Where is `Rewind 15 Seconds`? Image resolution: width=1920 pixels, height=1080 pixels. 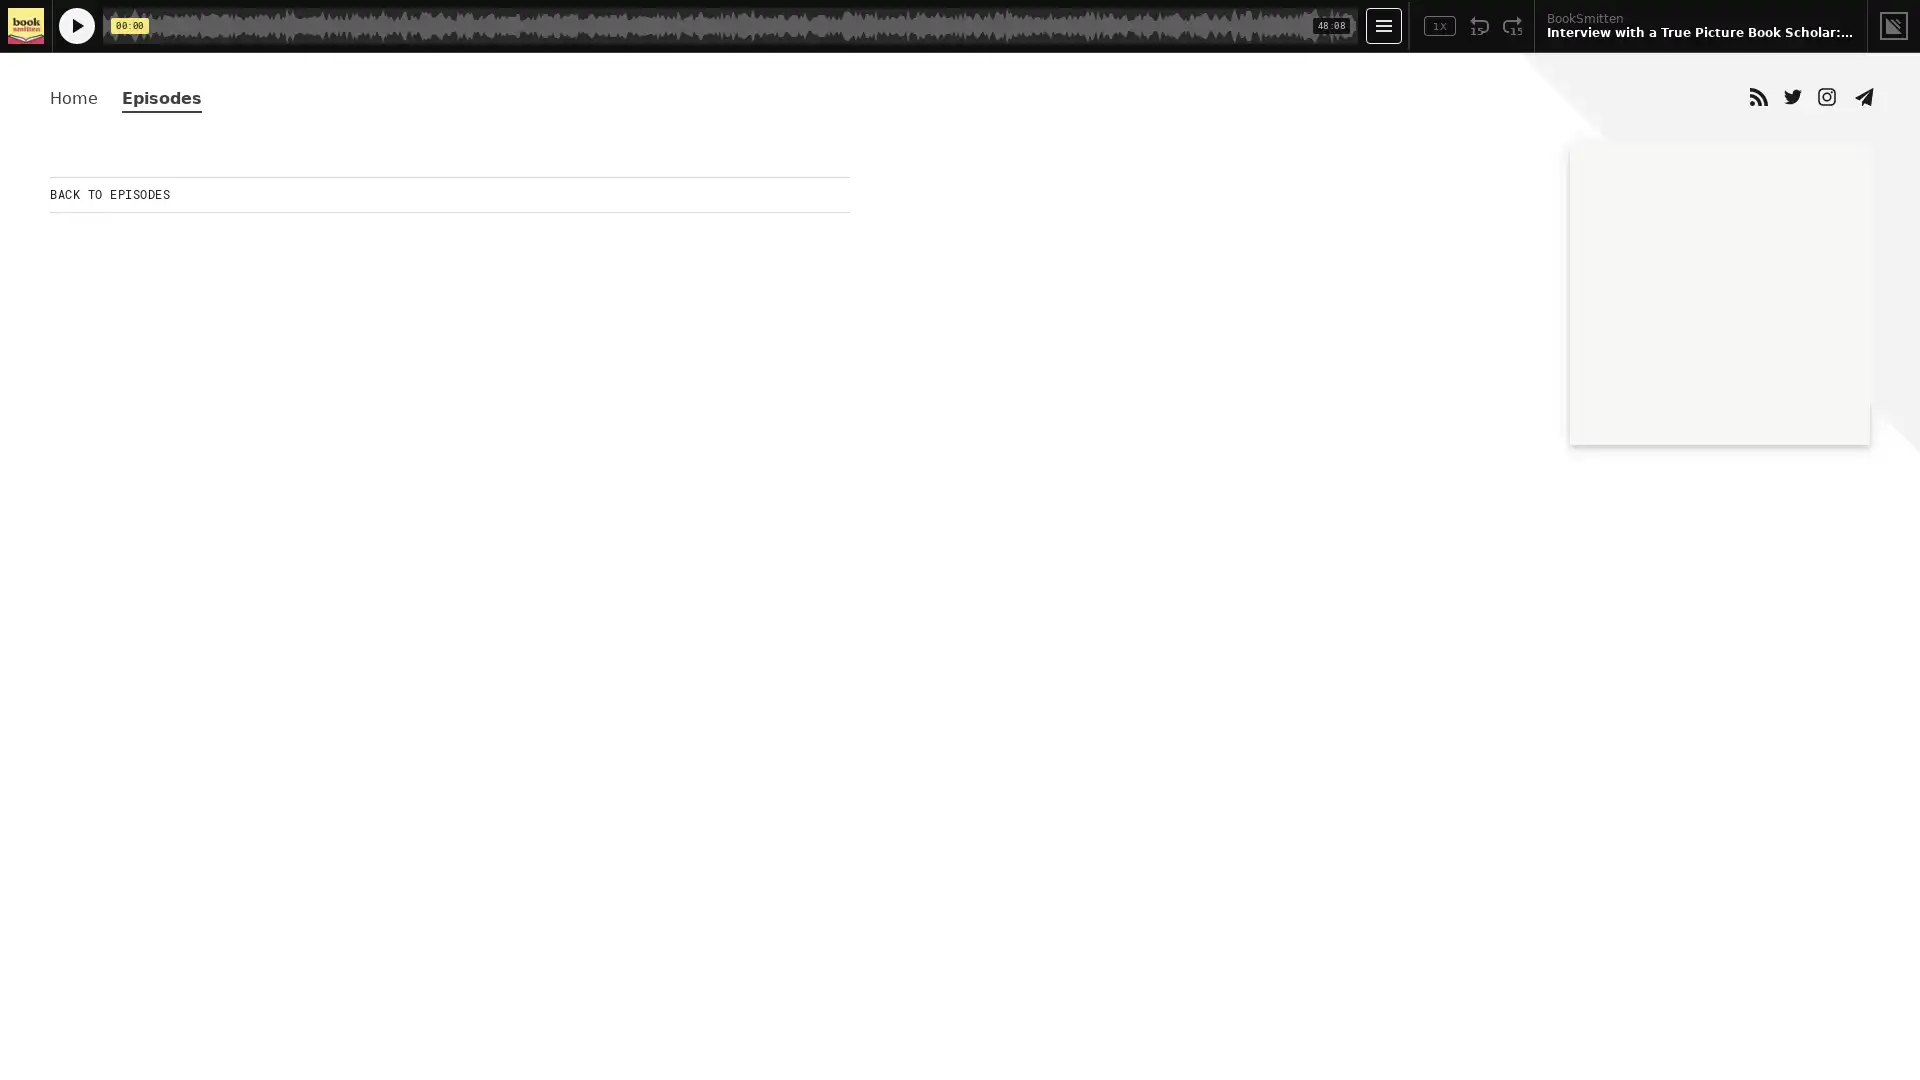
Rewind 15 Seconds is located at coordinates (1479, 26).